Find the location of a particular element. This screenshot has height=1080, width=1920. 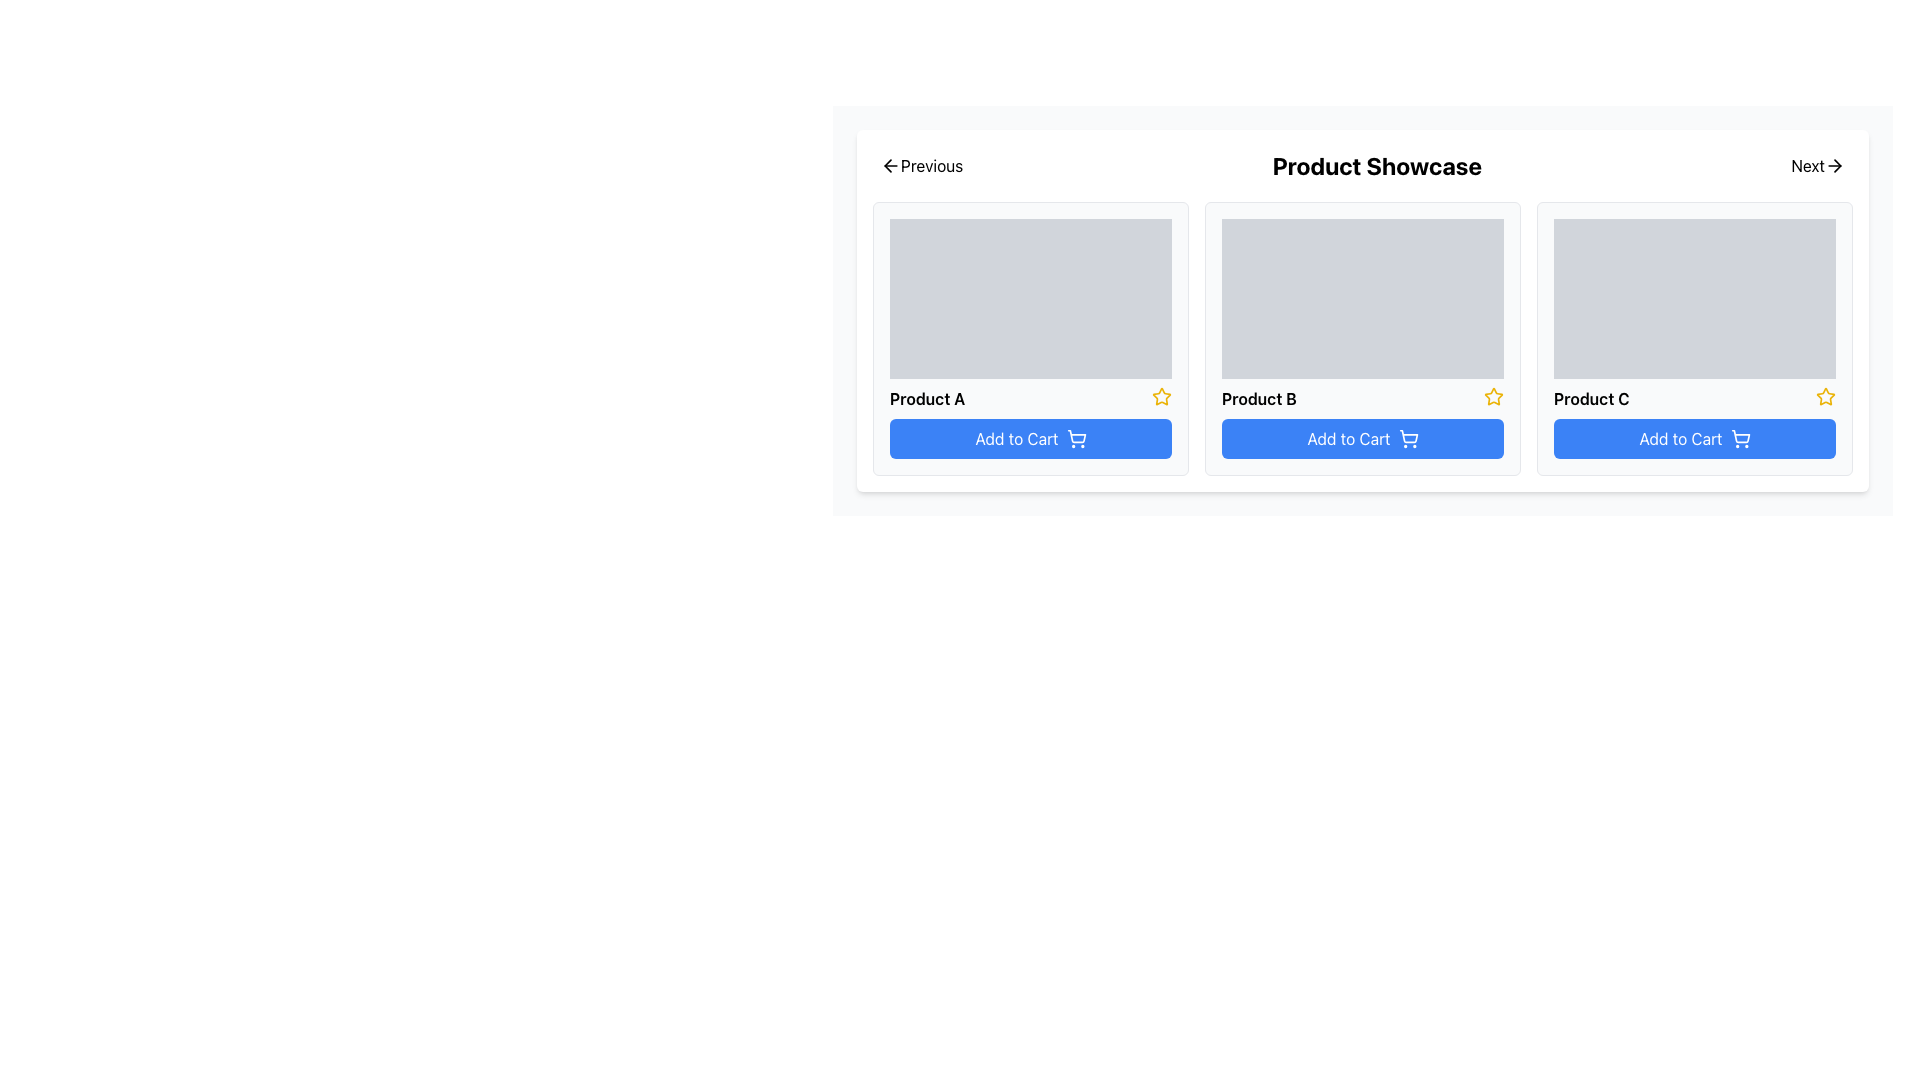

the shopping cart icon associated with the 'Add to Cart' button for Product C to observe potential visual changes is located at coordinates (1739, 435).